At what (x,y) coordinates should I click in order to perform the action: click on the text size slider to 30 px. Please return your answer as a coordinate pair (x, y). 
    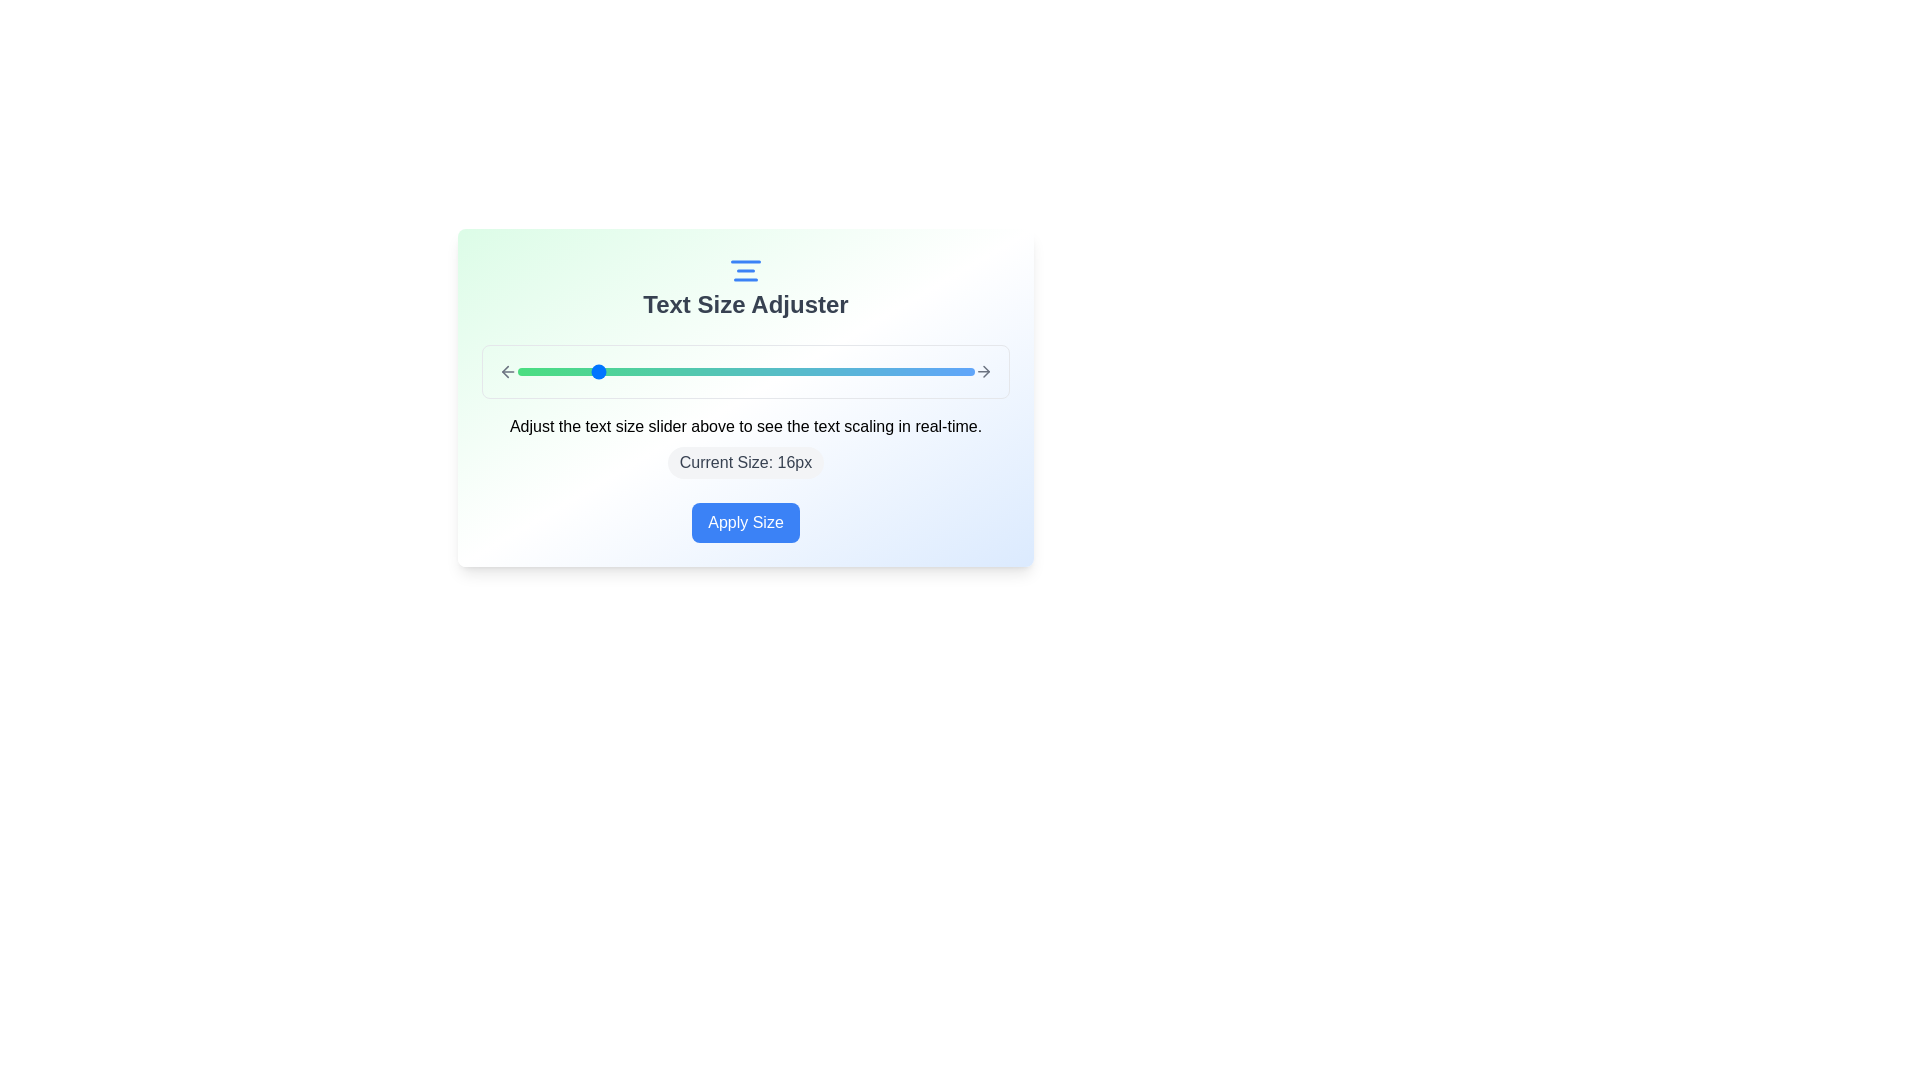
    Looking at the image, I should click on (860, 371).